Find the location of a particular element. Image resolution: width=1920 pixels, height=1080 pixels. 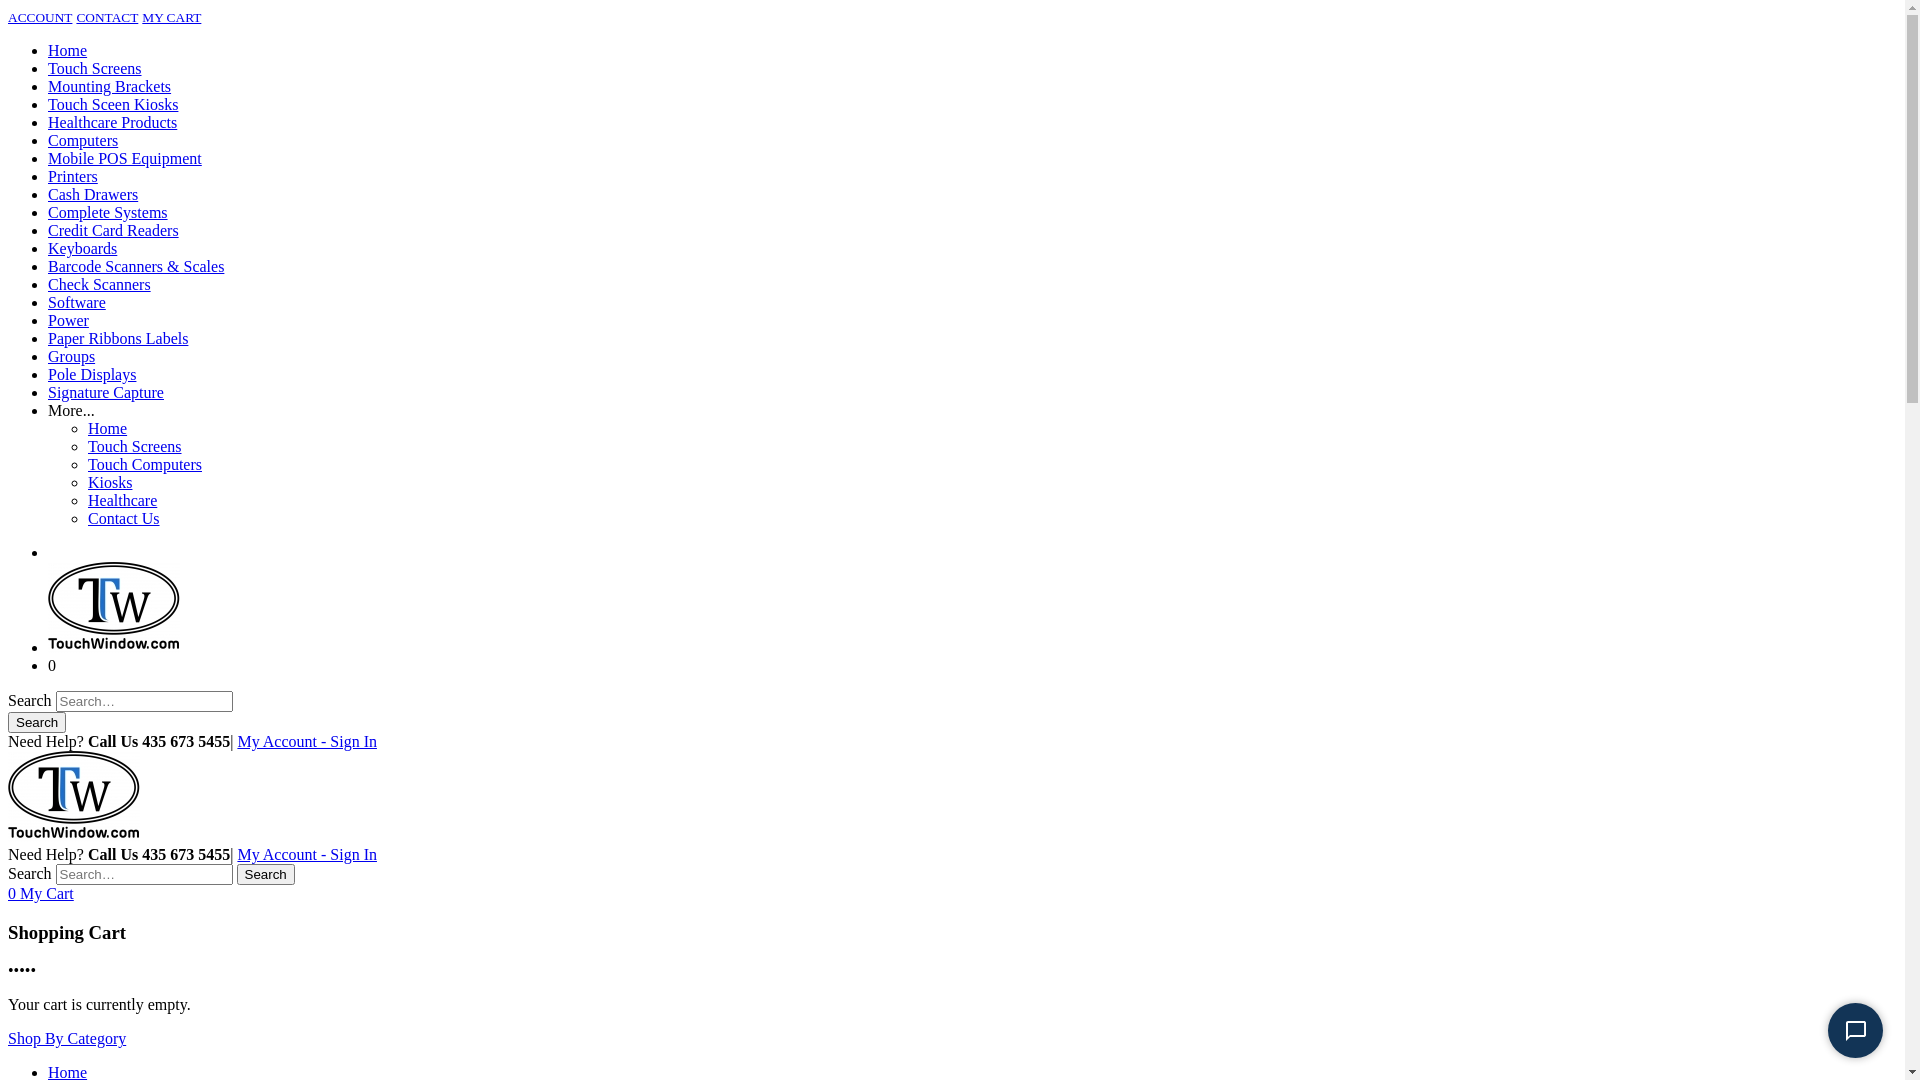

'Power' is located at coordinates (68, 319).